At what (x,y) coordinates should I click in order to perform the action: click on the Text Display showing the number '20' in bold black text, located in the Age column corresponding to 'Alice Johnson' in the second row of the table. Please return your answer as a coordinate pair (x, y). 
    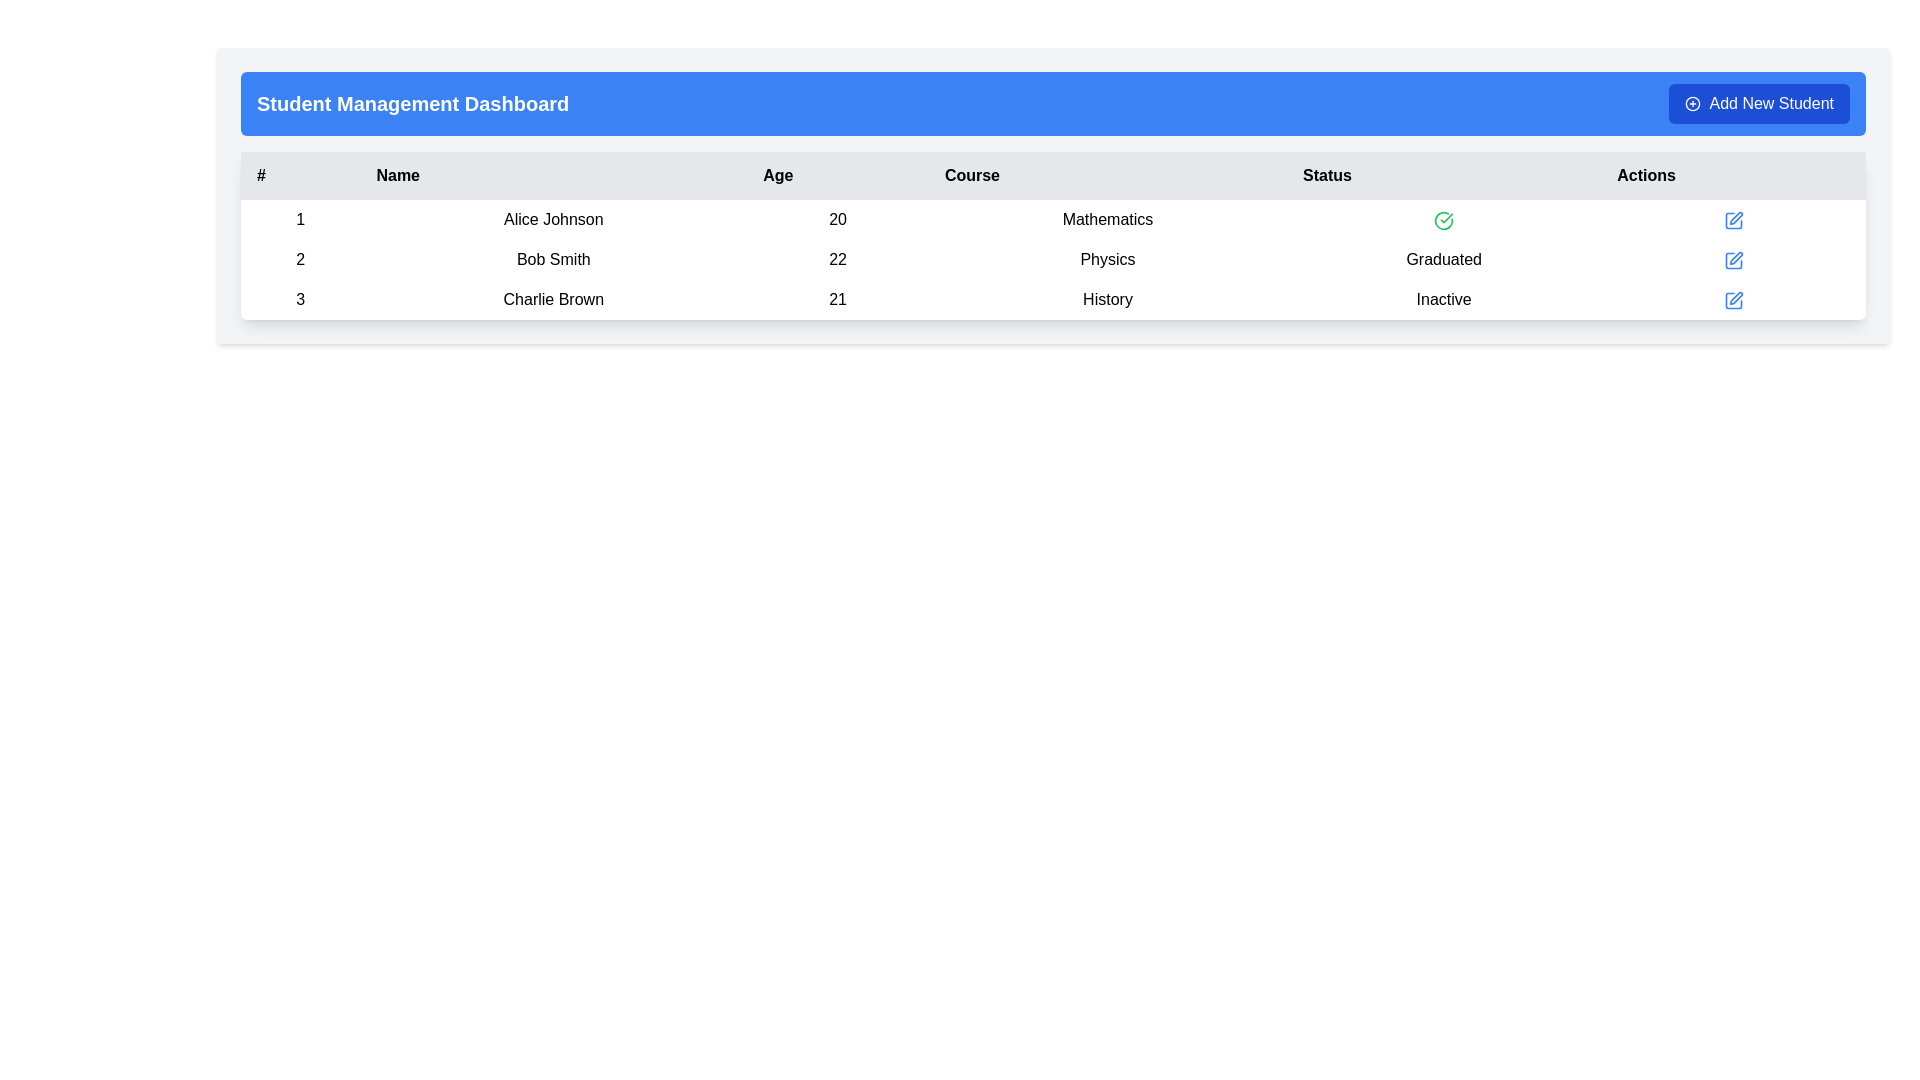
    Looking at the image, I should click on (838, 219).